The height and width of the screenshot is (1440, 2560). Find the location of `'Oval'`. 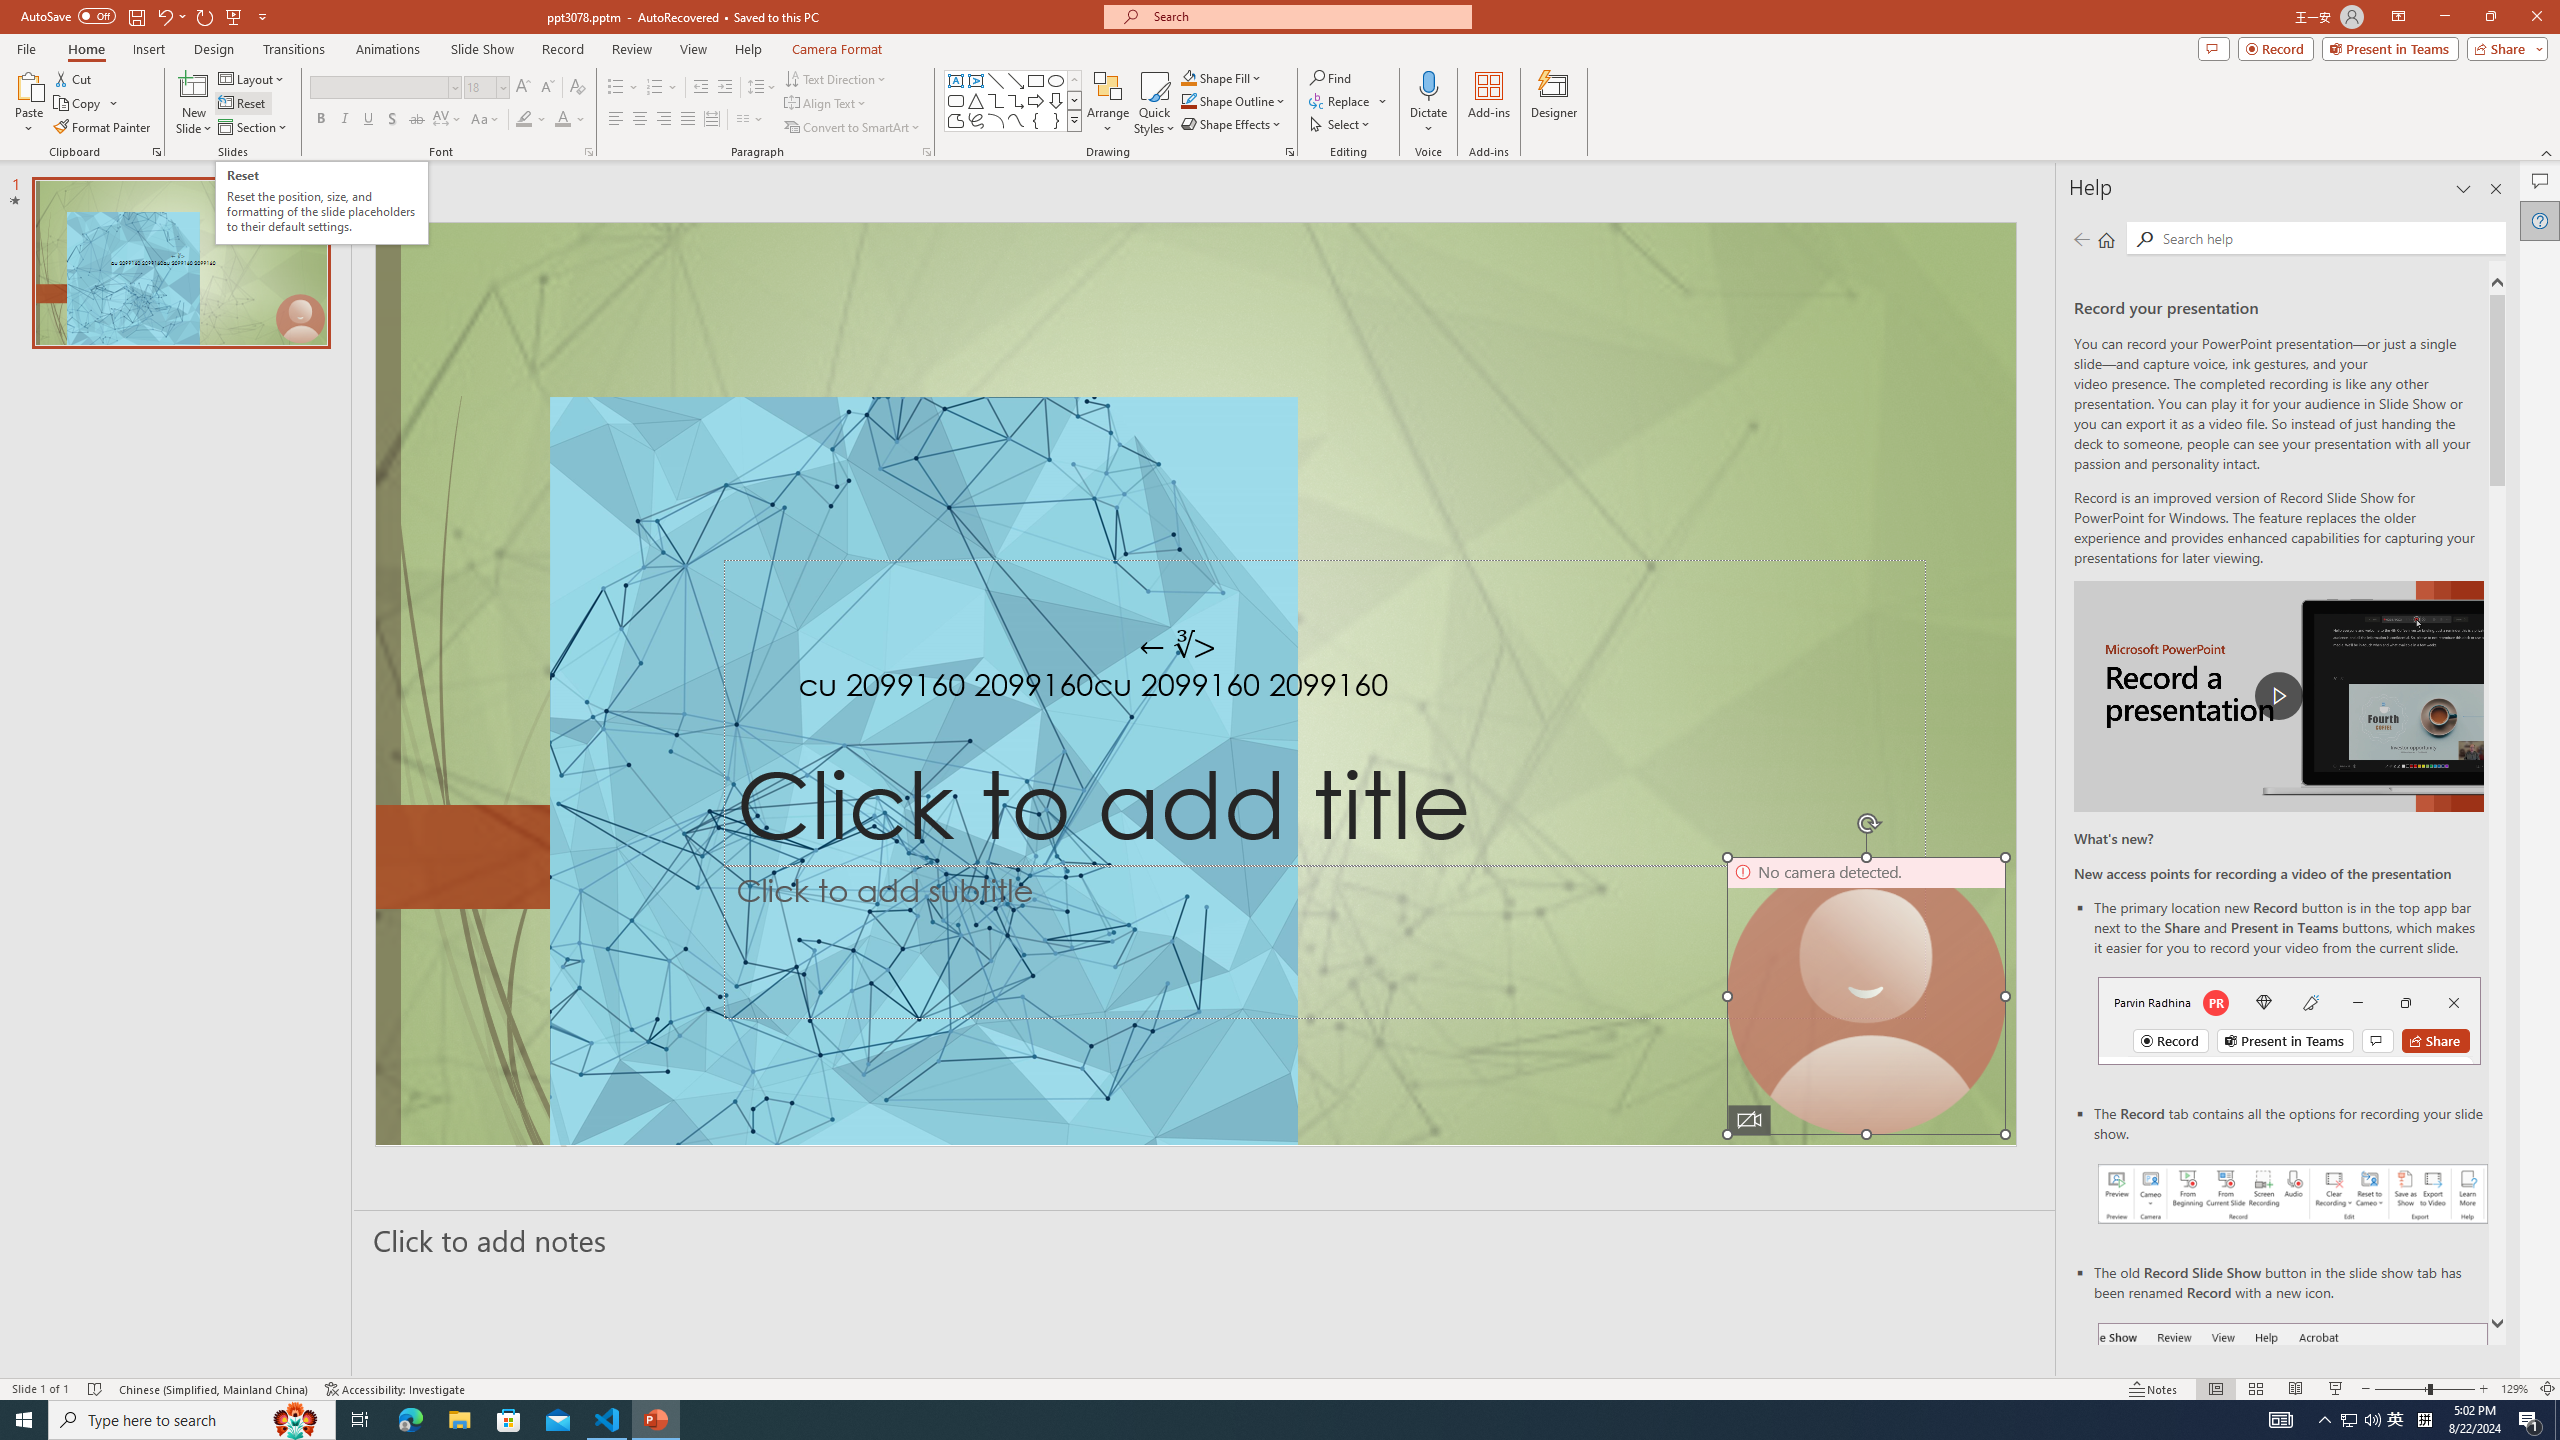

'Oval' is located at coordinates (1055, 80).